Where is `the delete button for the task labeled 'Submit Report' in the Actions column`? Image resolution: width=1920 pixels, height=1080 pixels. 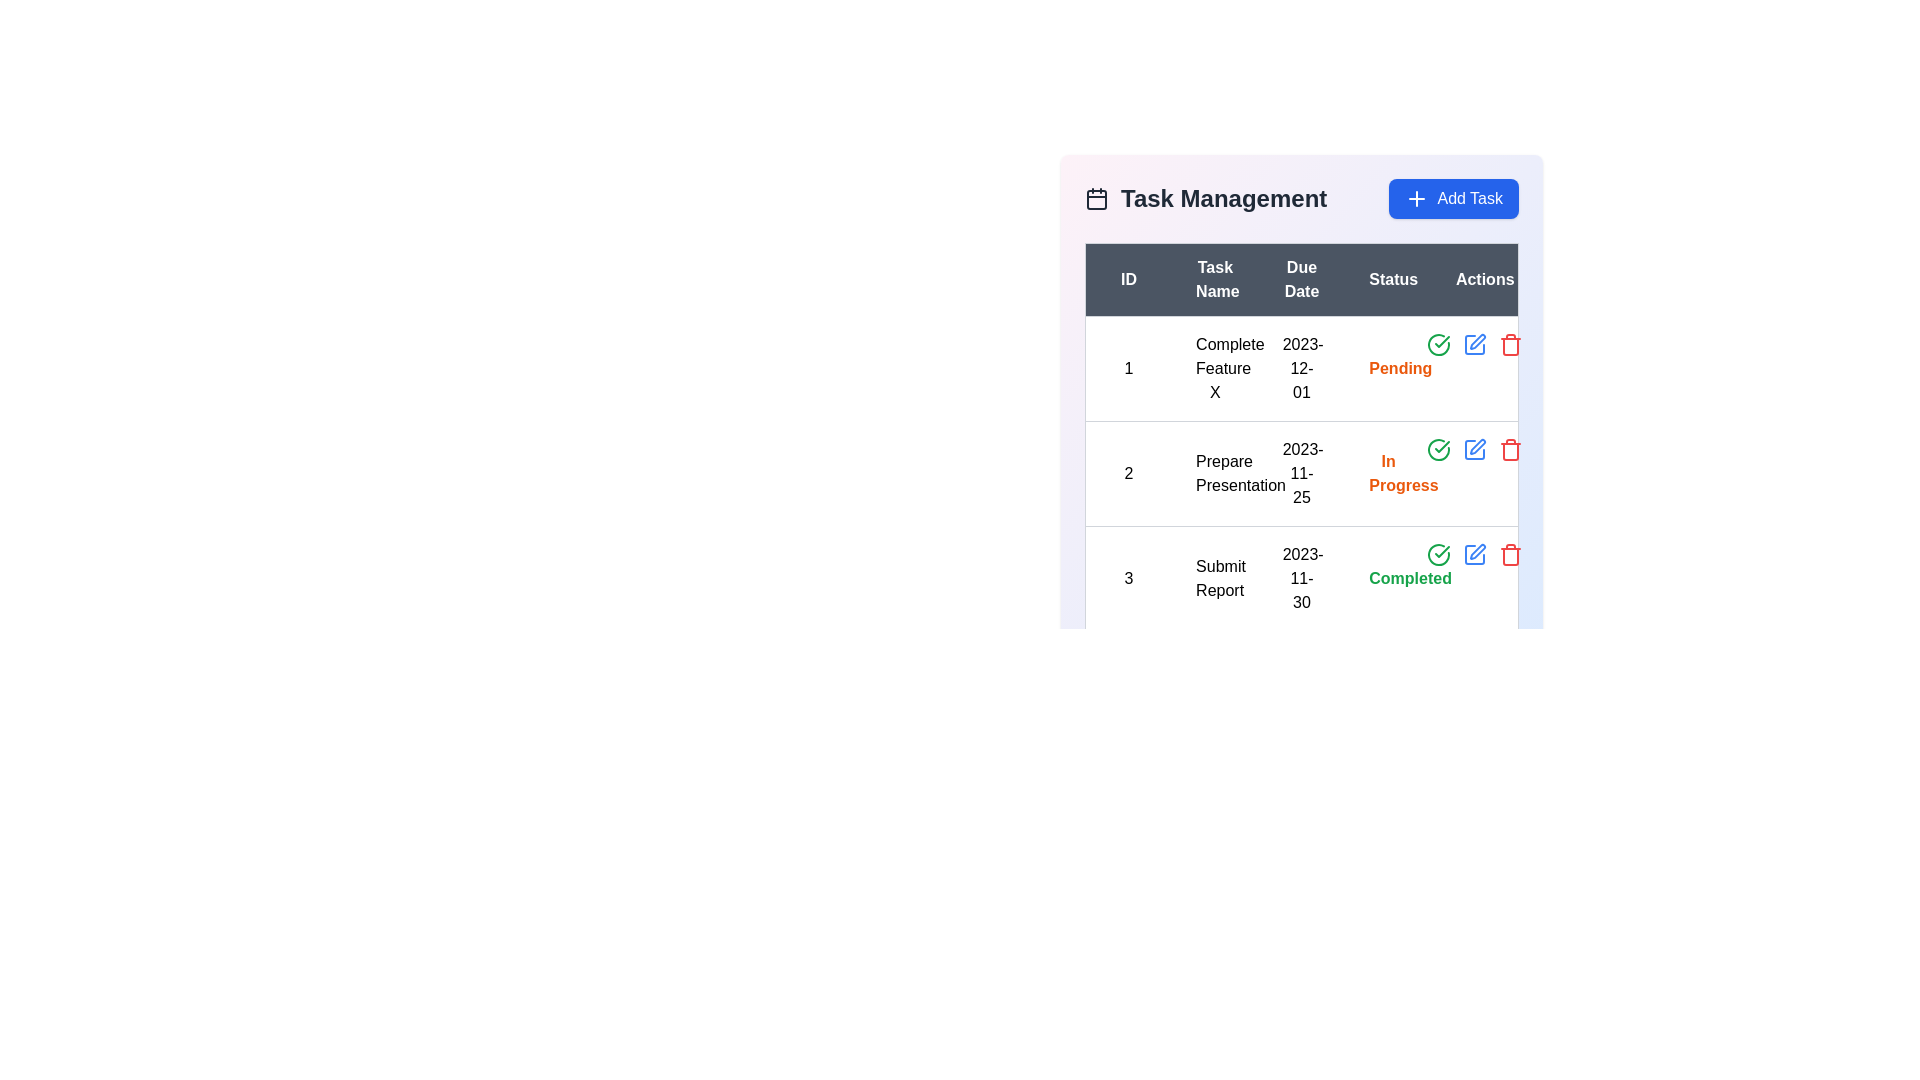 the delete button for the task labeled 'Submit Report' in the Actions column is located at coordinates (1510, 450).